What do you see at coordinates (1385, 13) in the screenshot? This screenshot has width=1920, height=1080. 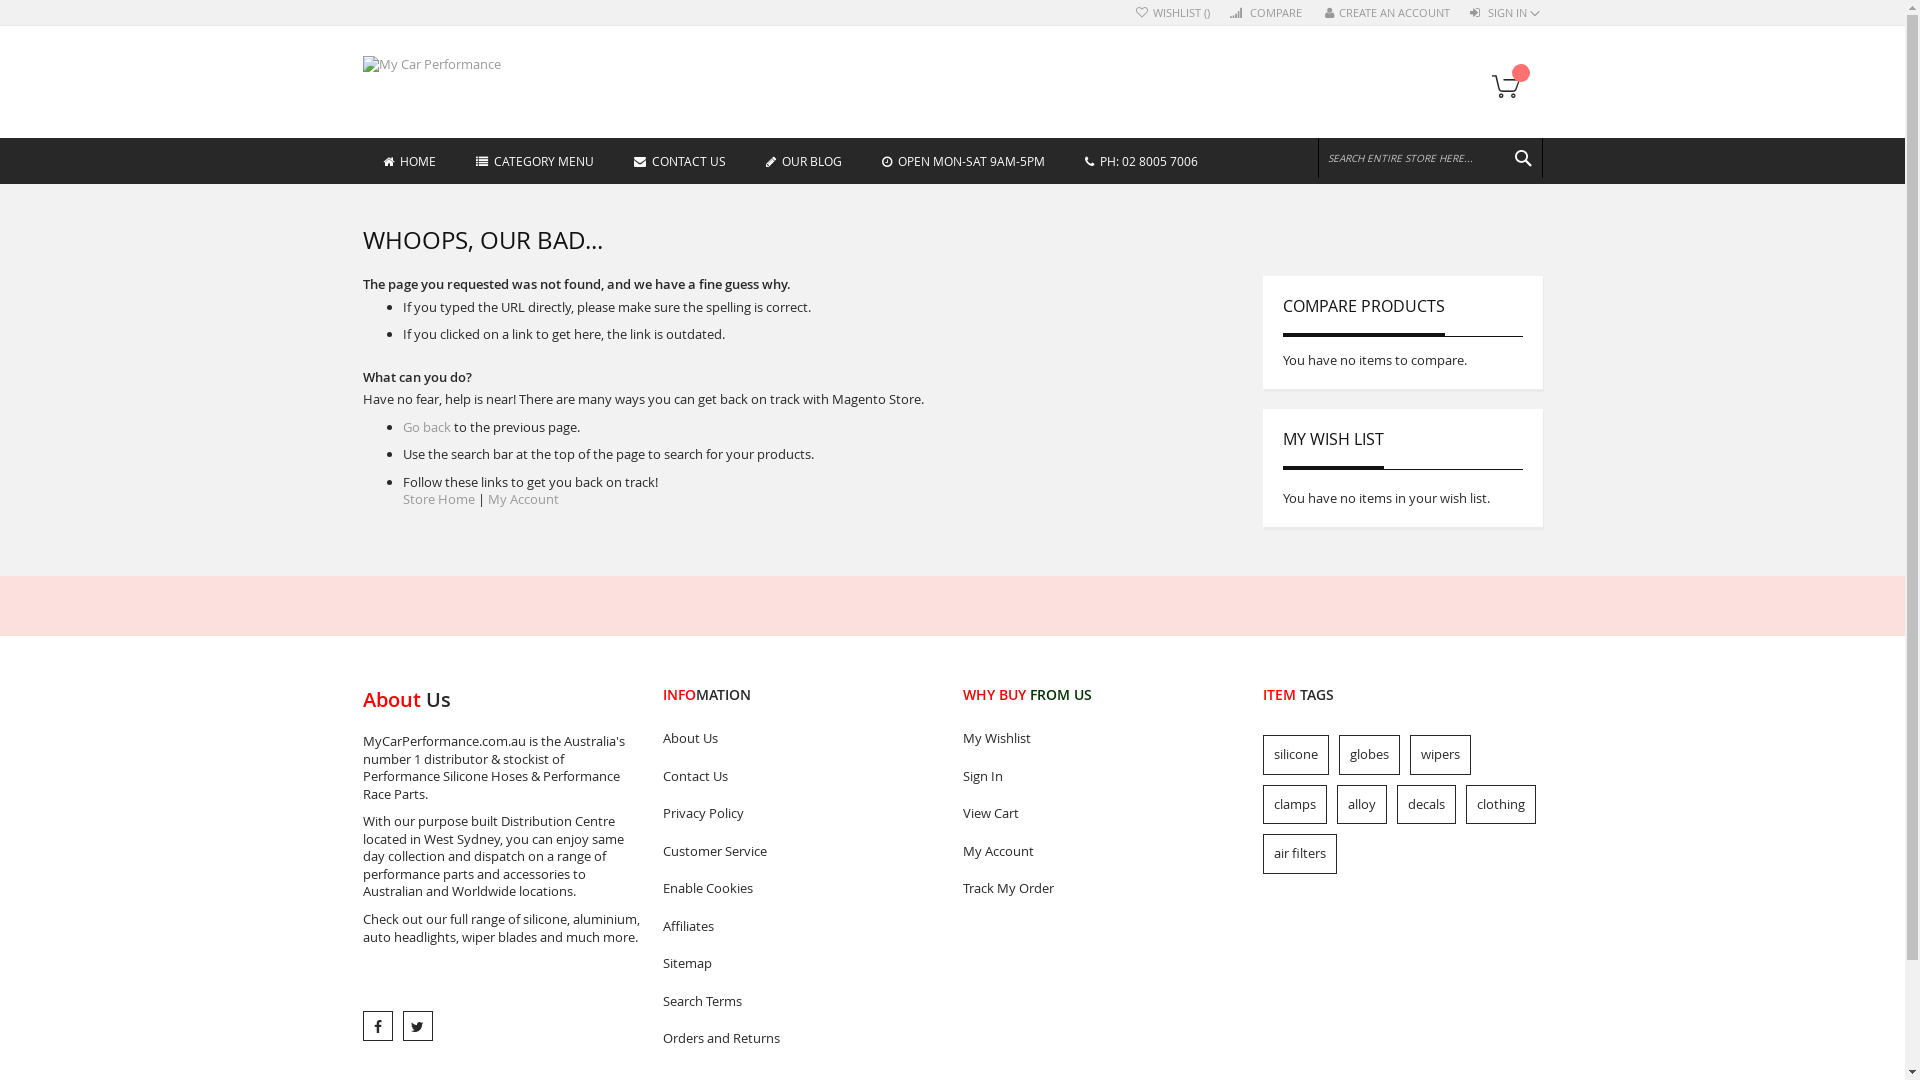 I see `'CREATE AN ACCOUNT'` at bounding box center [1385, 13].